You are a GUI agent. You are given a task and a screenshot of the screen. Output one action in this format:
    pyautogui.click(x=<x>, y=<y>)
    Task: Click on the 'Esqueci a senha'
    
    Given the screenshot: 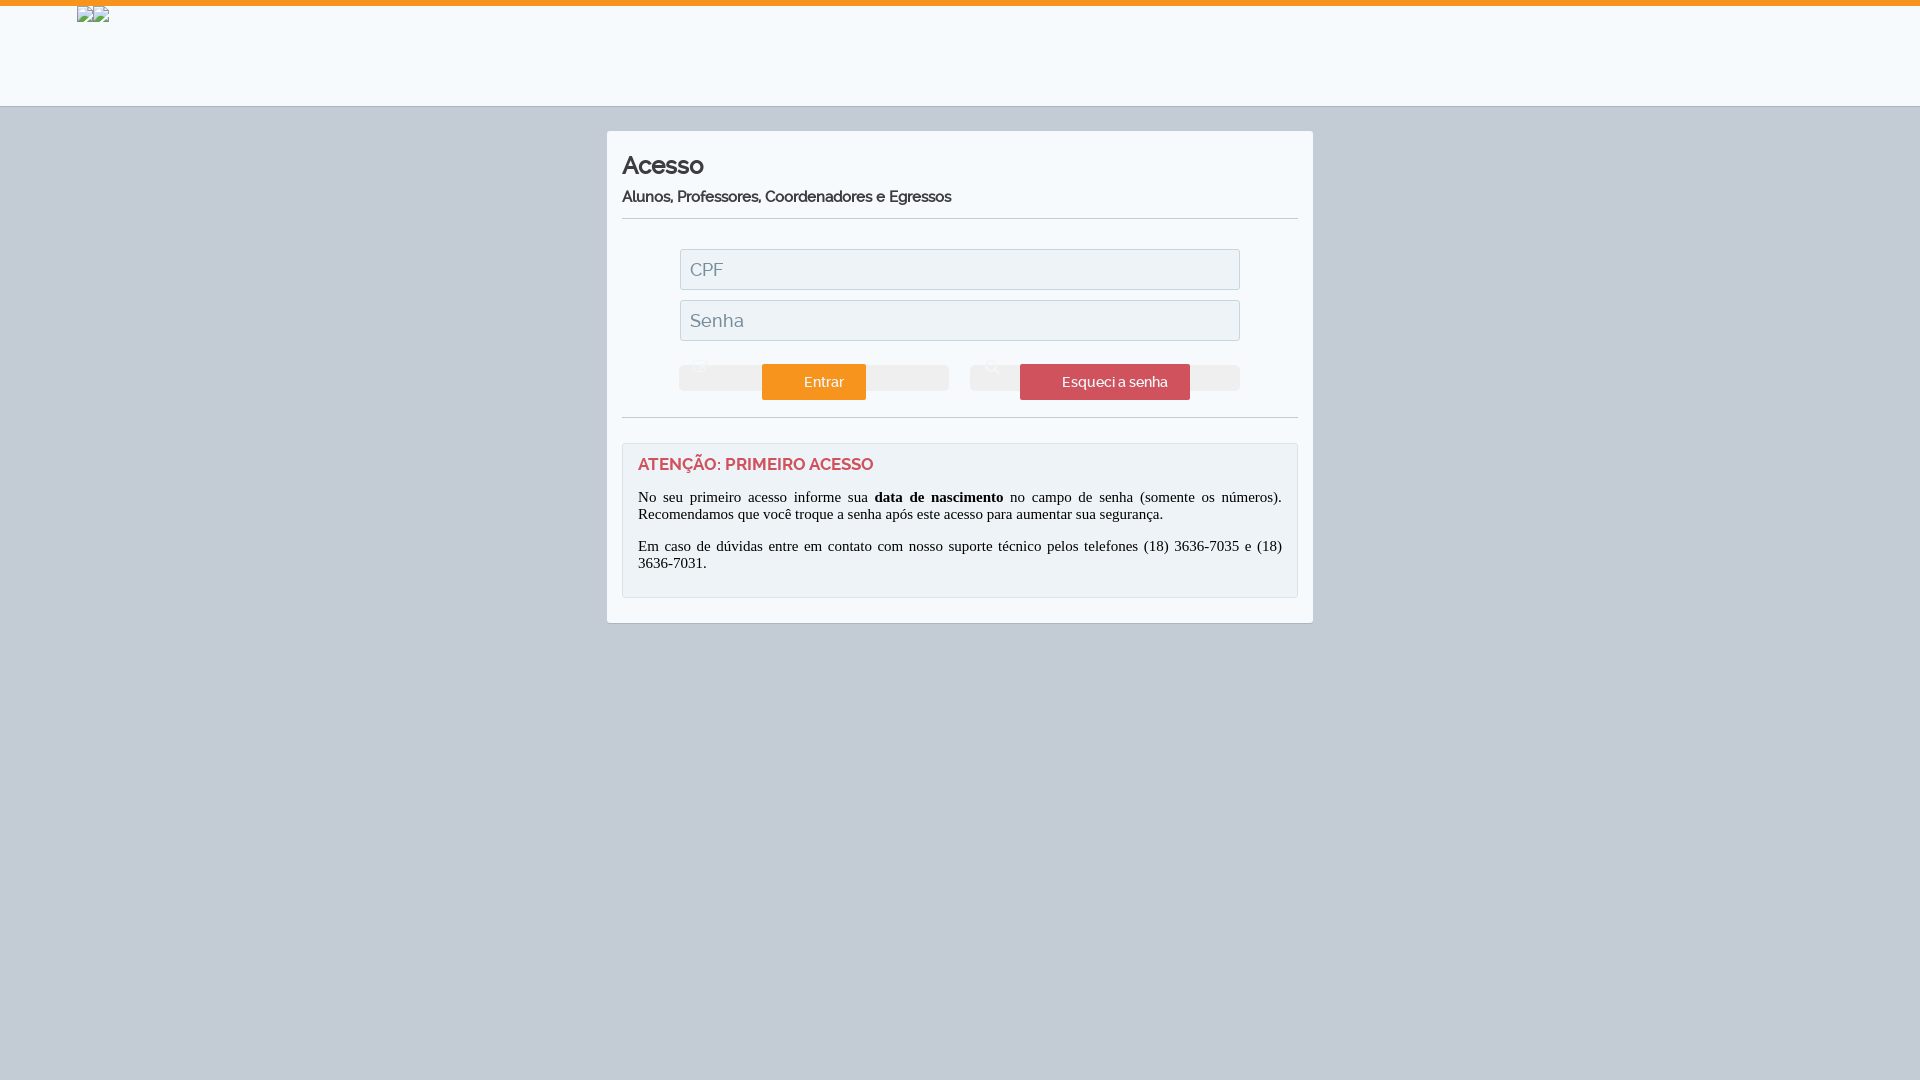 What is the action you would take?
    pyautogui.click(x=1103, y=378)
    